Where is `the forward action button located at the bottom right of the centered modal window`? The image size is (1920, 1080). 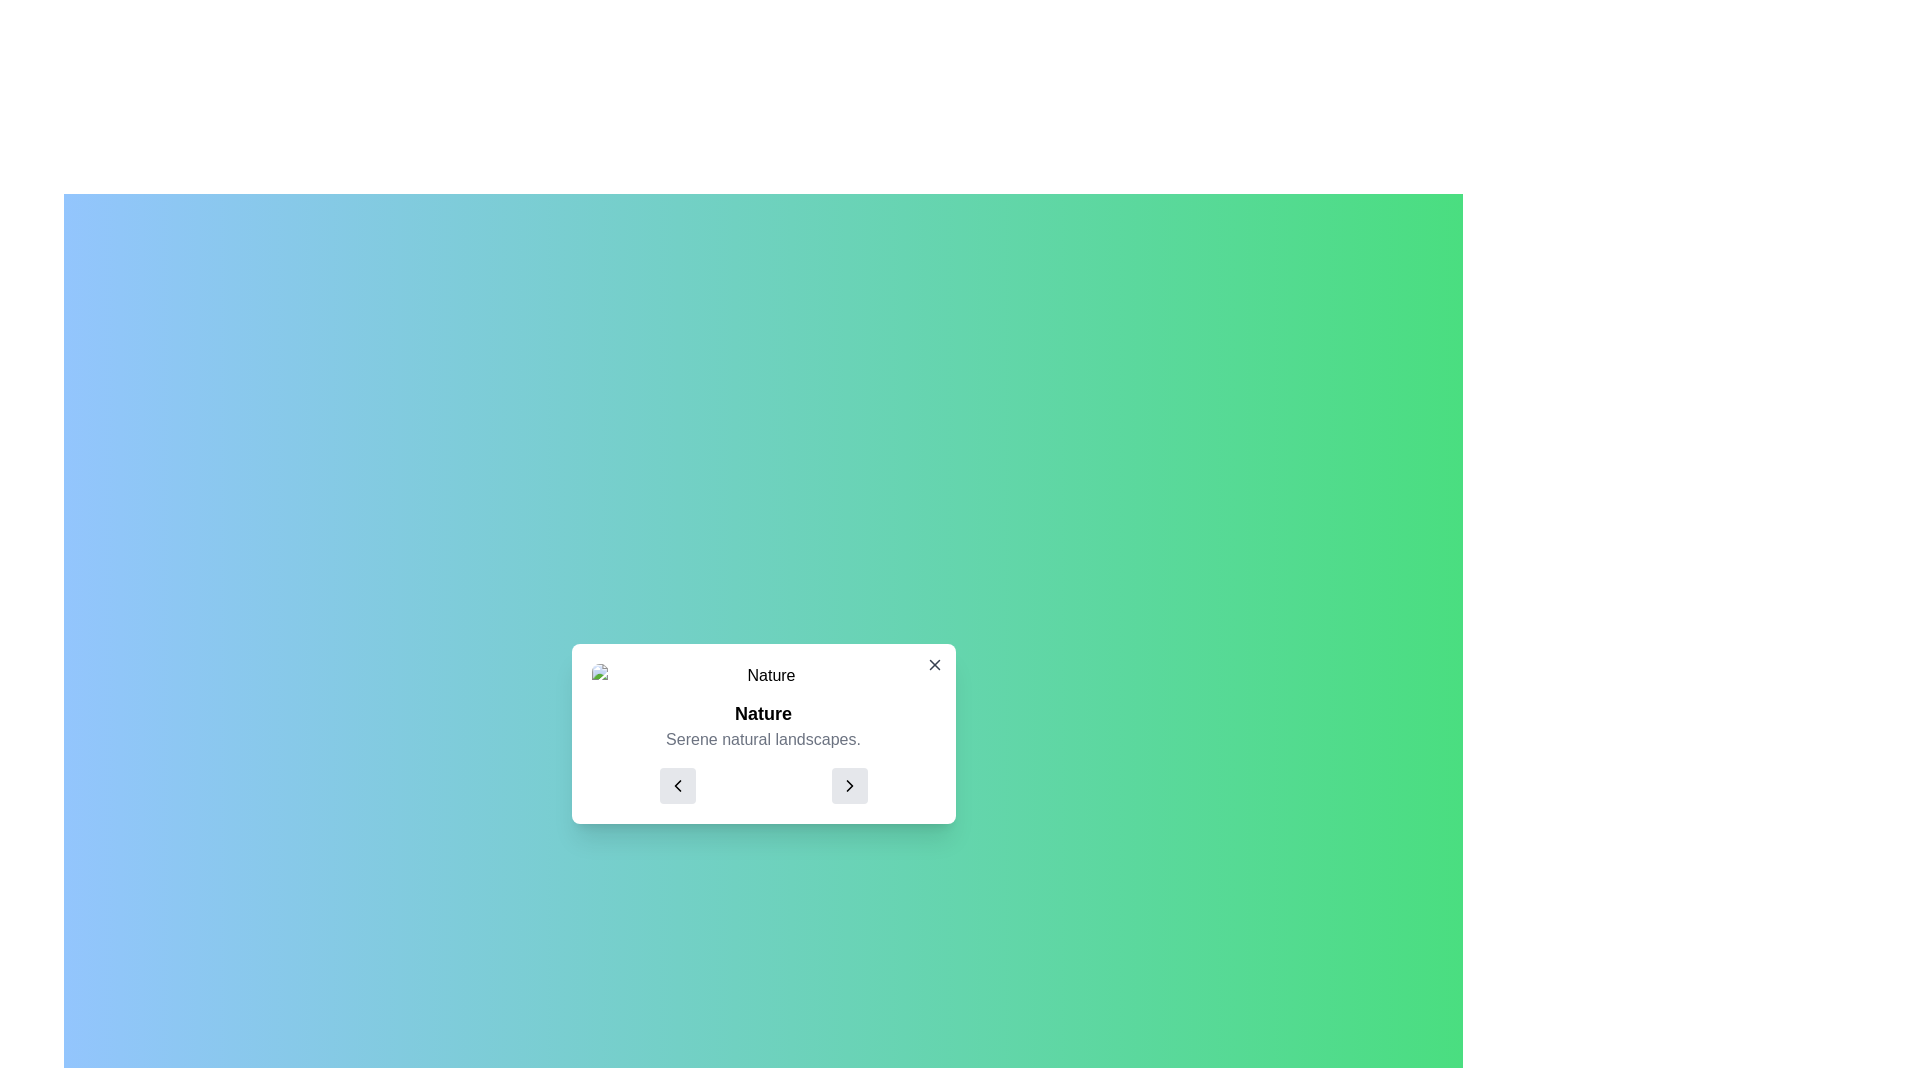
the forward action button located at the bottom right of the centered modal window is located at coordinates (849, 785).